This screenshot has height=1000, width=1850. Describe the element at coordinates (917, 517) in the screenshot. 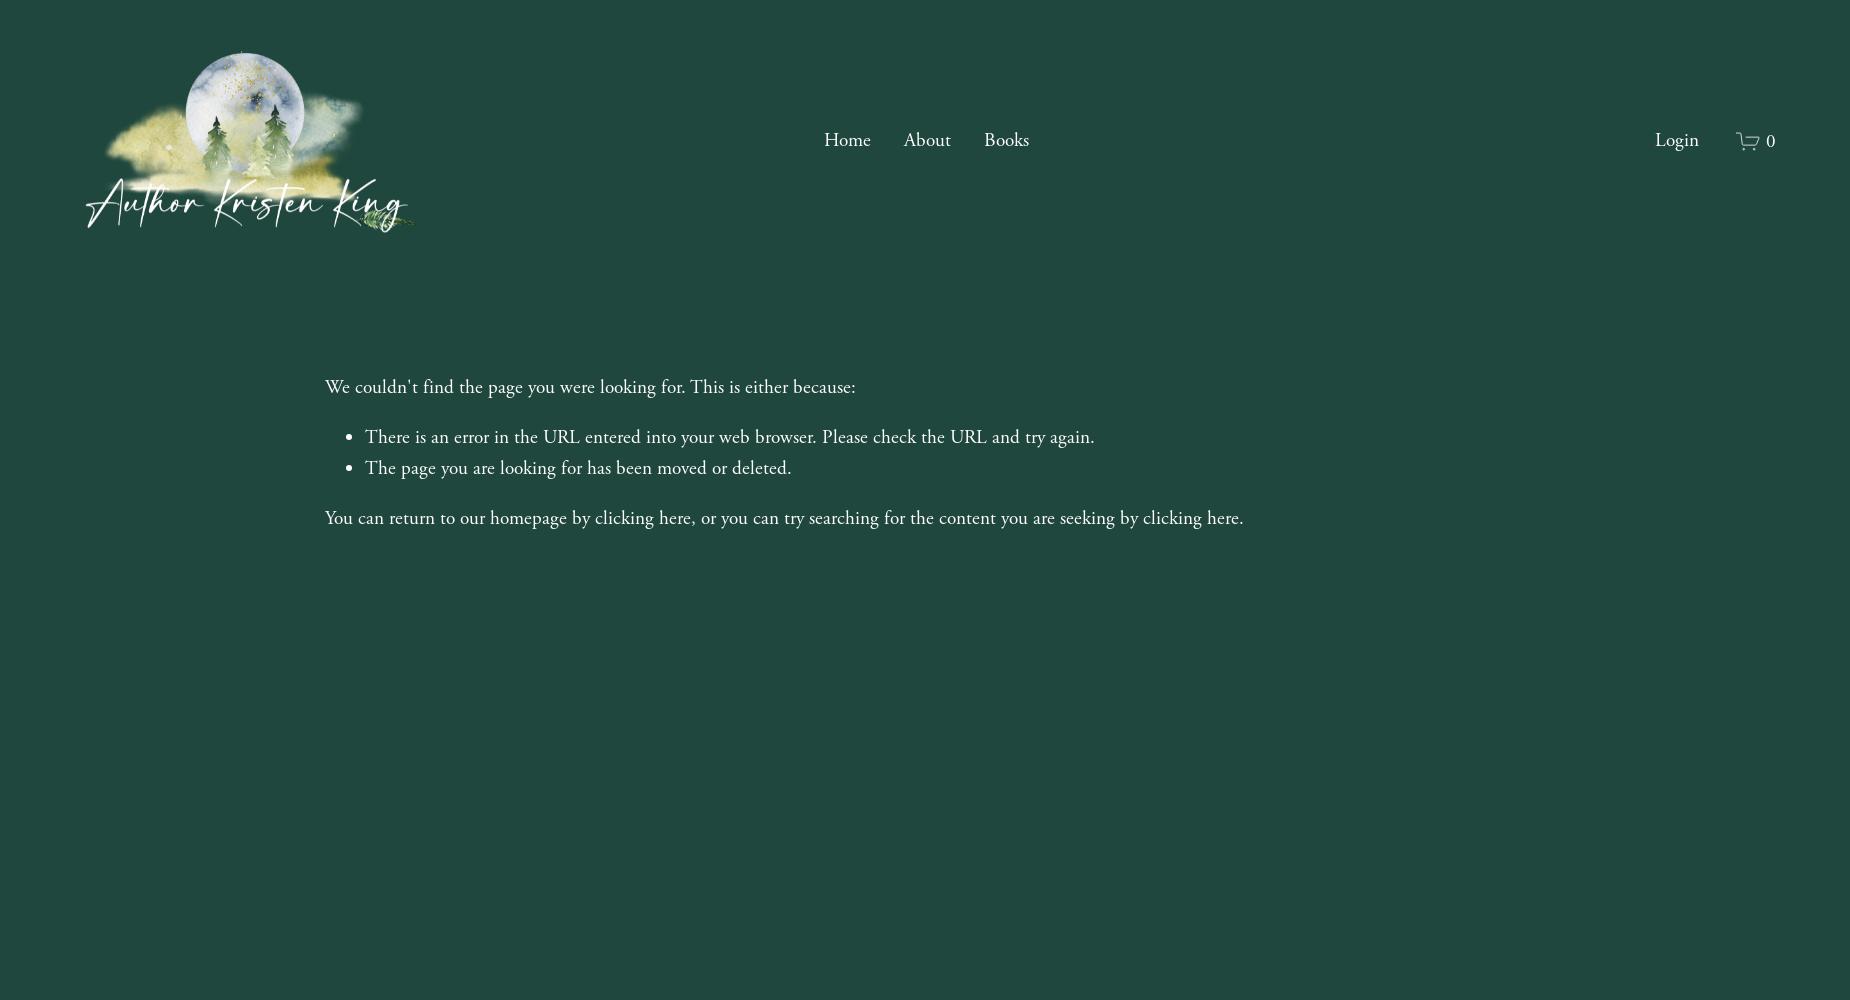

I see `', or you can try searching for the
  content you are seeking by'` at that location.